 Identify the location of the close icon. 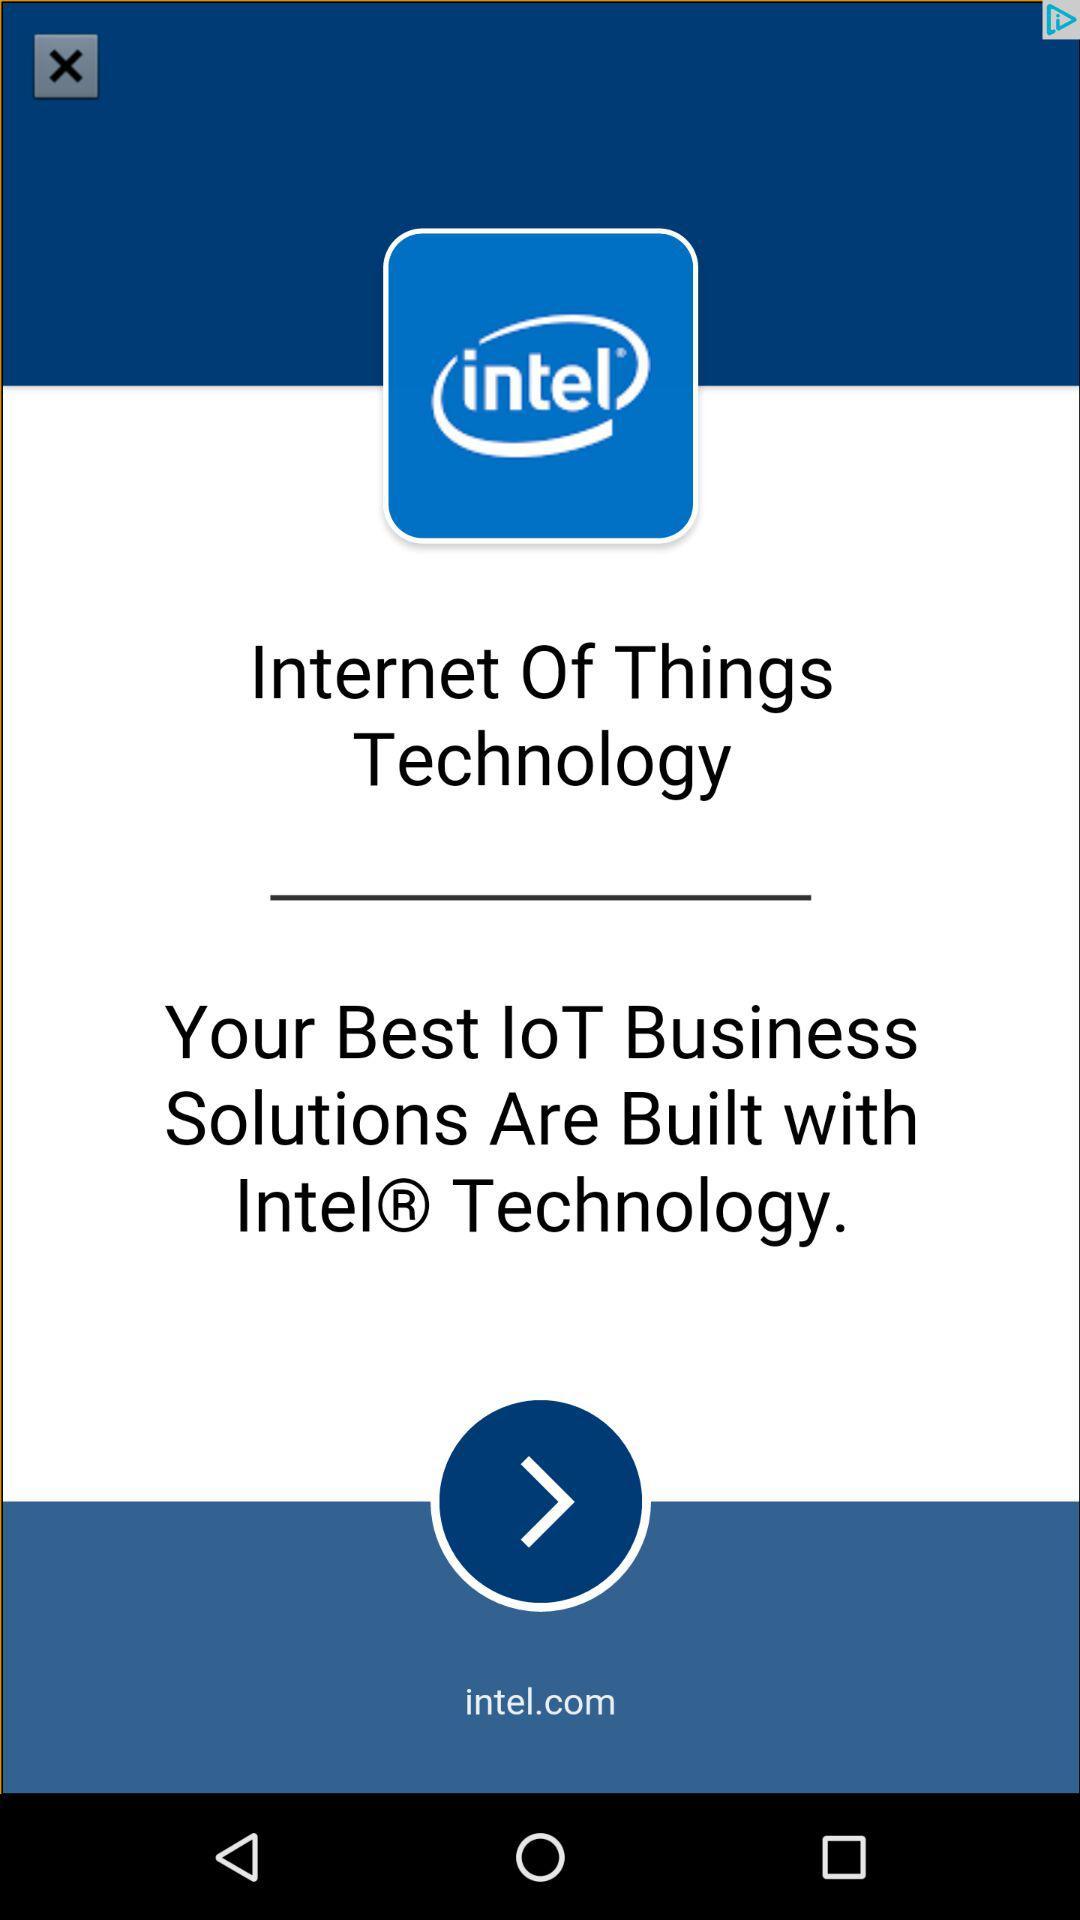
(64, 70).